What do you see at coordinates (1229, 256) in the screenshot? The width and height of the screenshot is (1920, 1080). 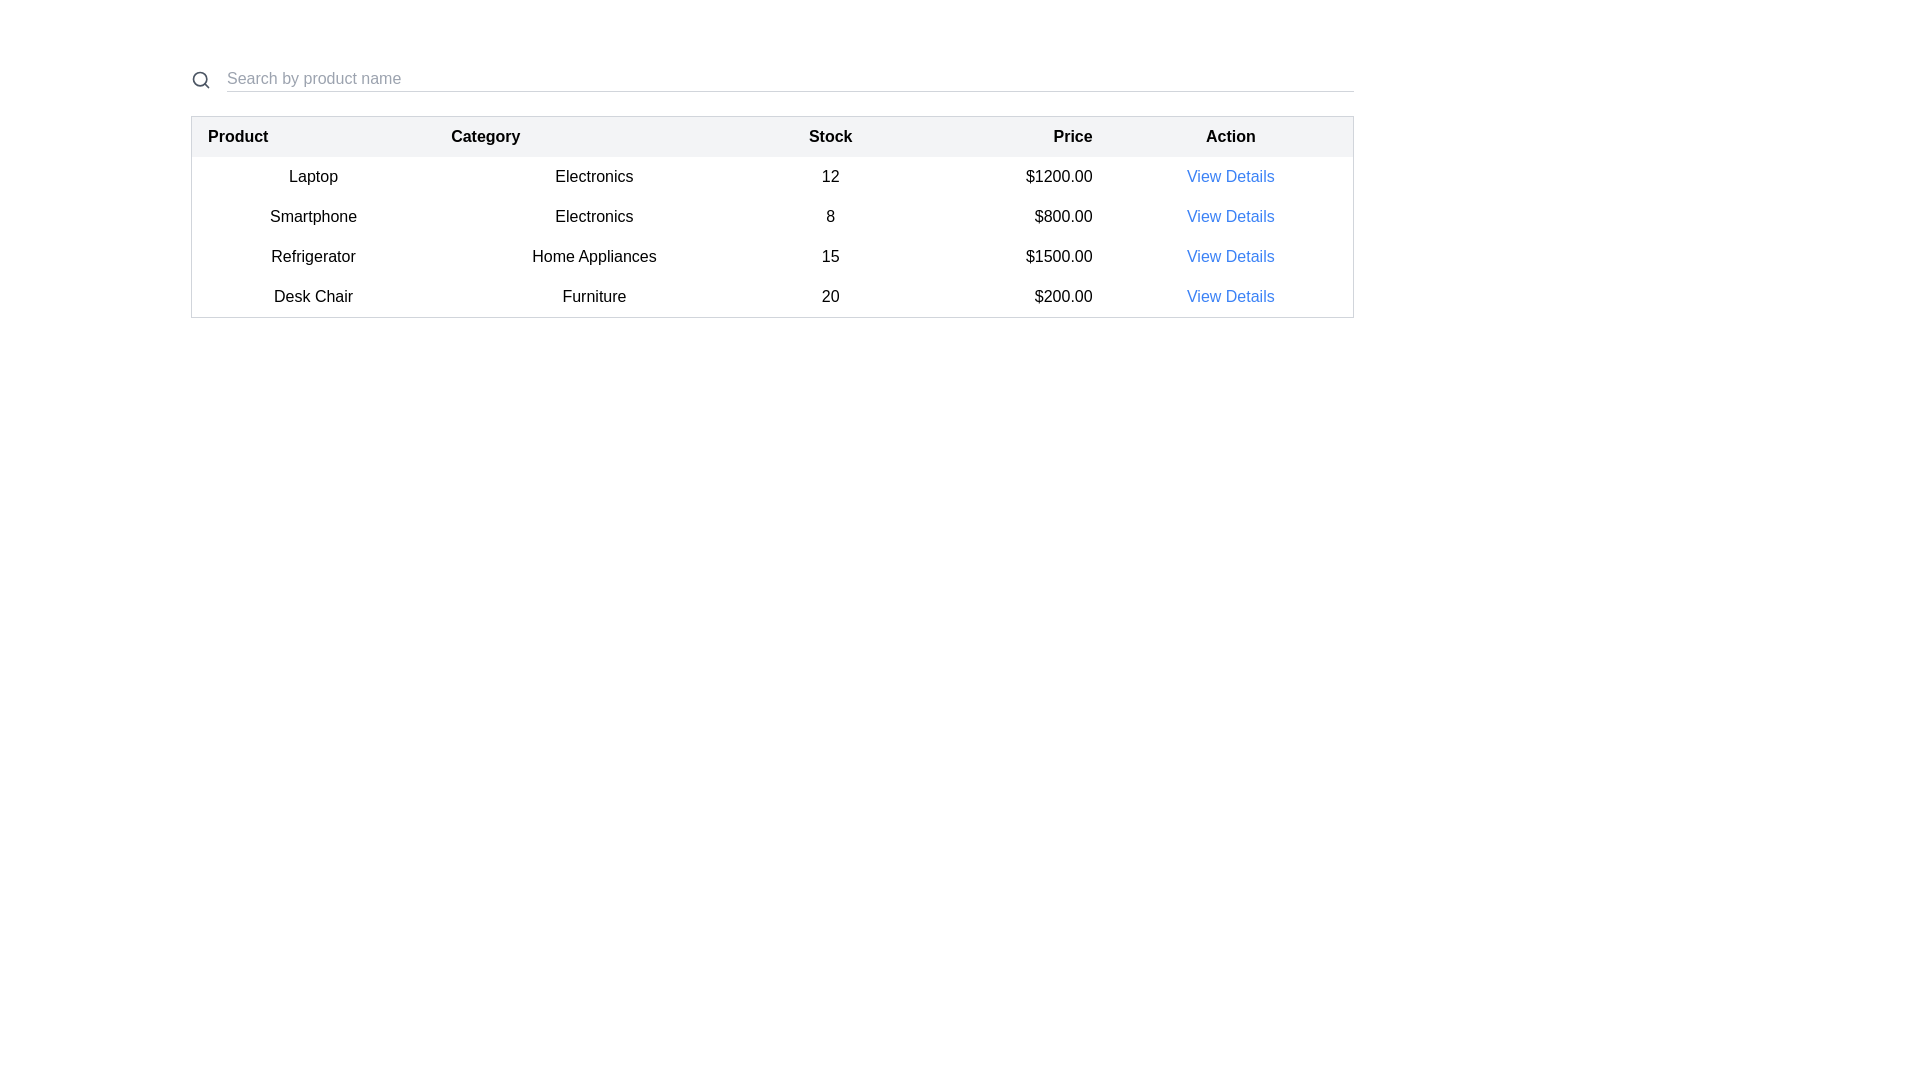 I see `the hyperlink 'View Details' located in the rightmost column of the 'Action' table for the product 'Refrigerator'` at bounding box center [1229, 256].